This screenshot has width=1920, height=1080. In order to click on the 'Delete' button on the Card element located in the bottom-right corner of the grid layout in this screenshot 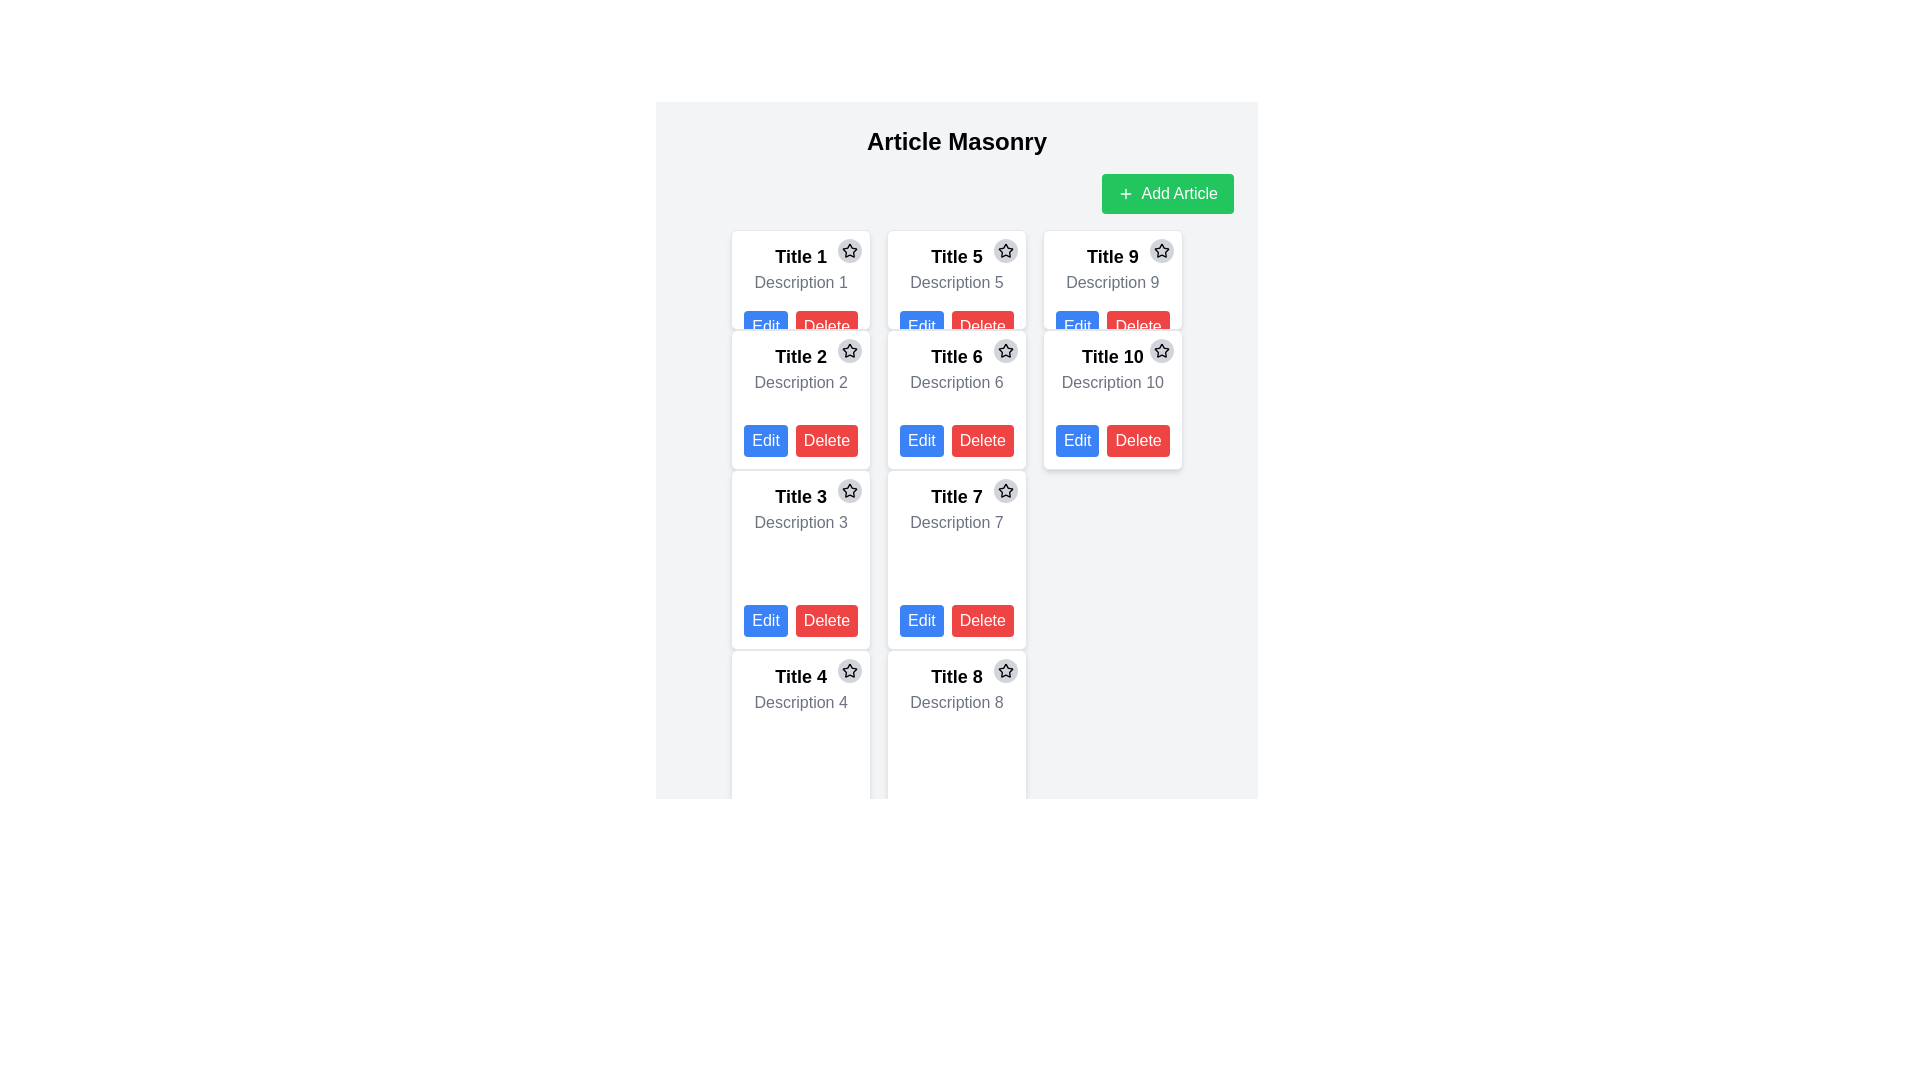, I will do `click(1111, 400)`.